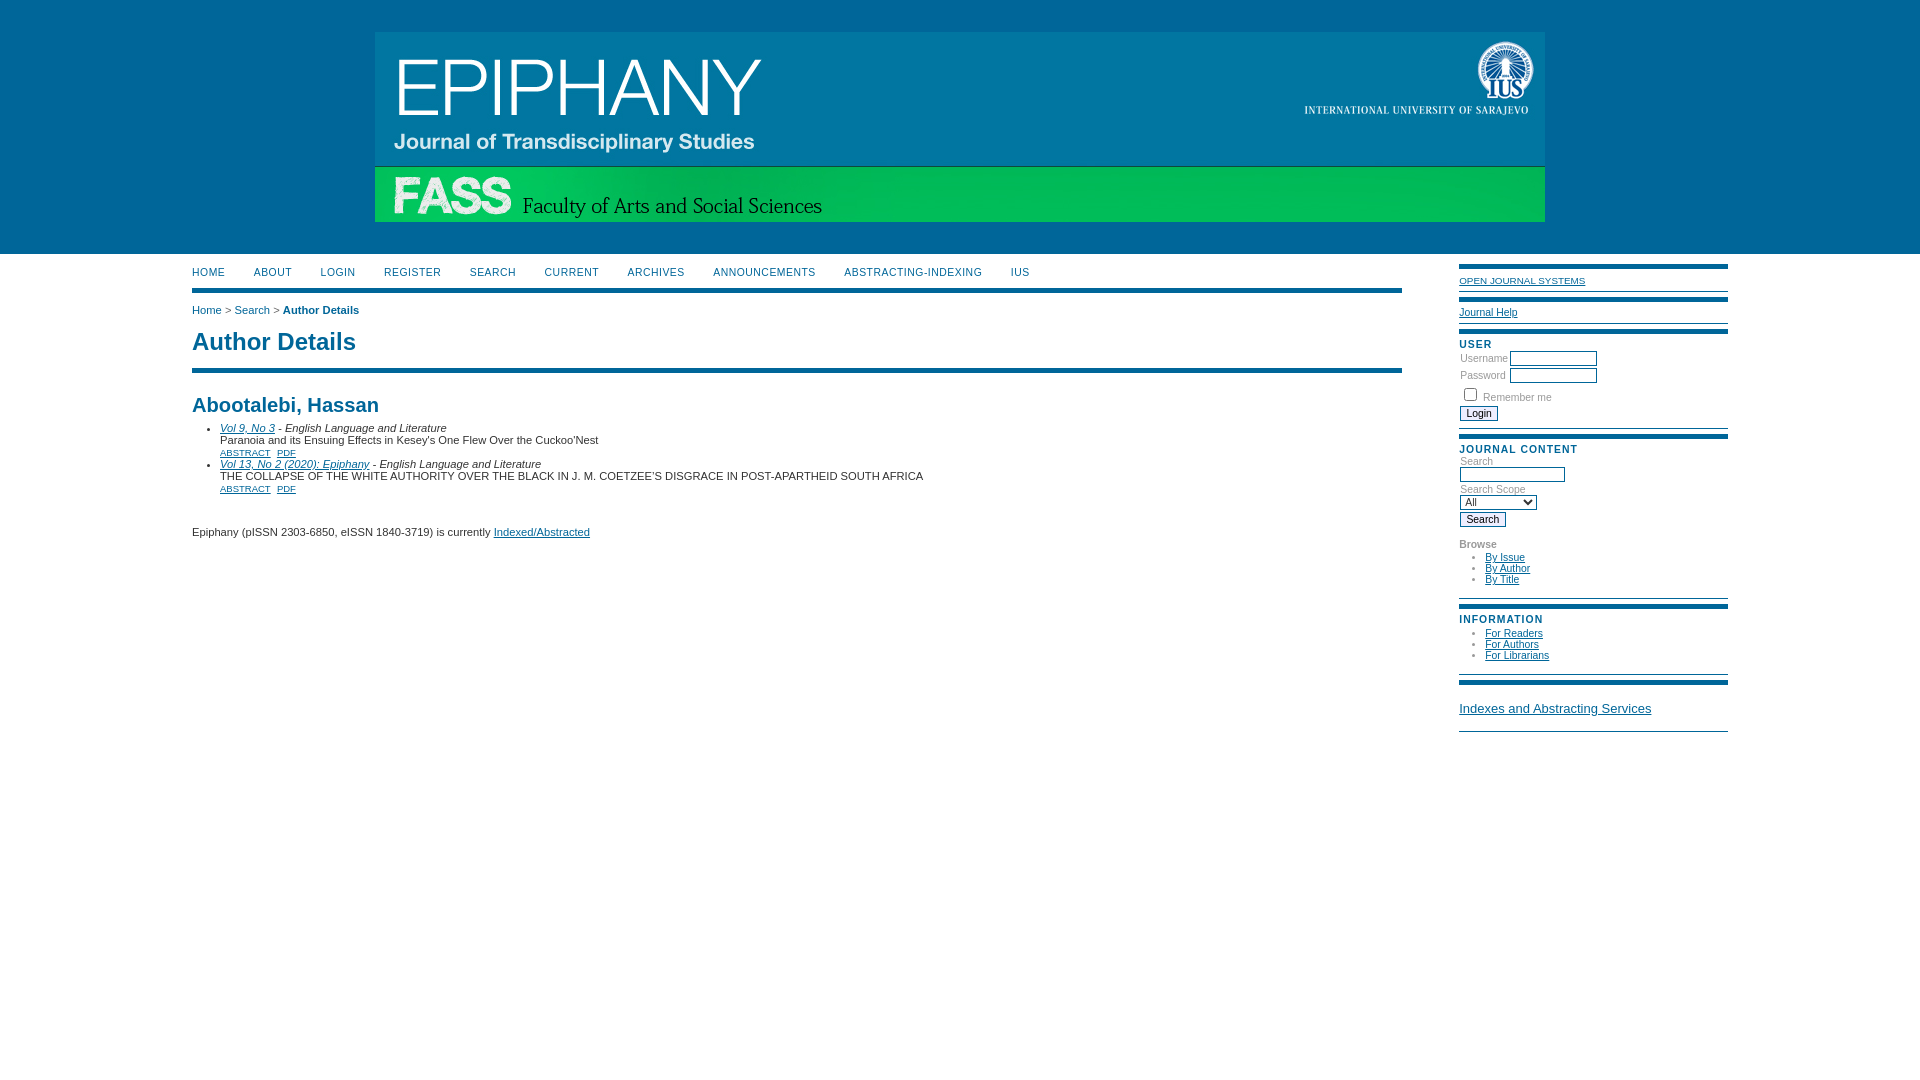 This screenshot has width=1920, height=1080. What do you see at coordinates (1520, 280) in the screenshot?
I see `'OPEN JOURNAL SYSTEMS'` at bounding box center [1520, 280].